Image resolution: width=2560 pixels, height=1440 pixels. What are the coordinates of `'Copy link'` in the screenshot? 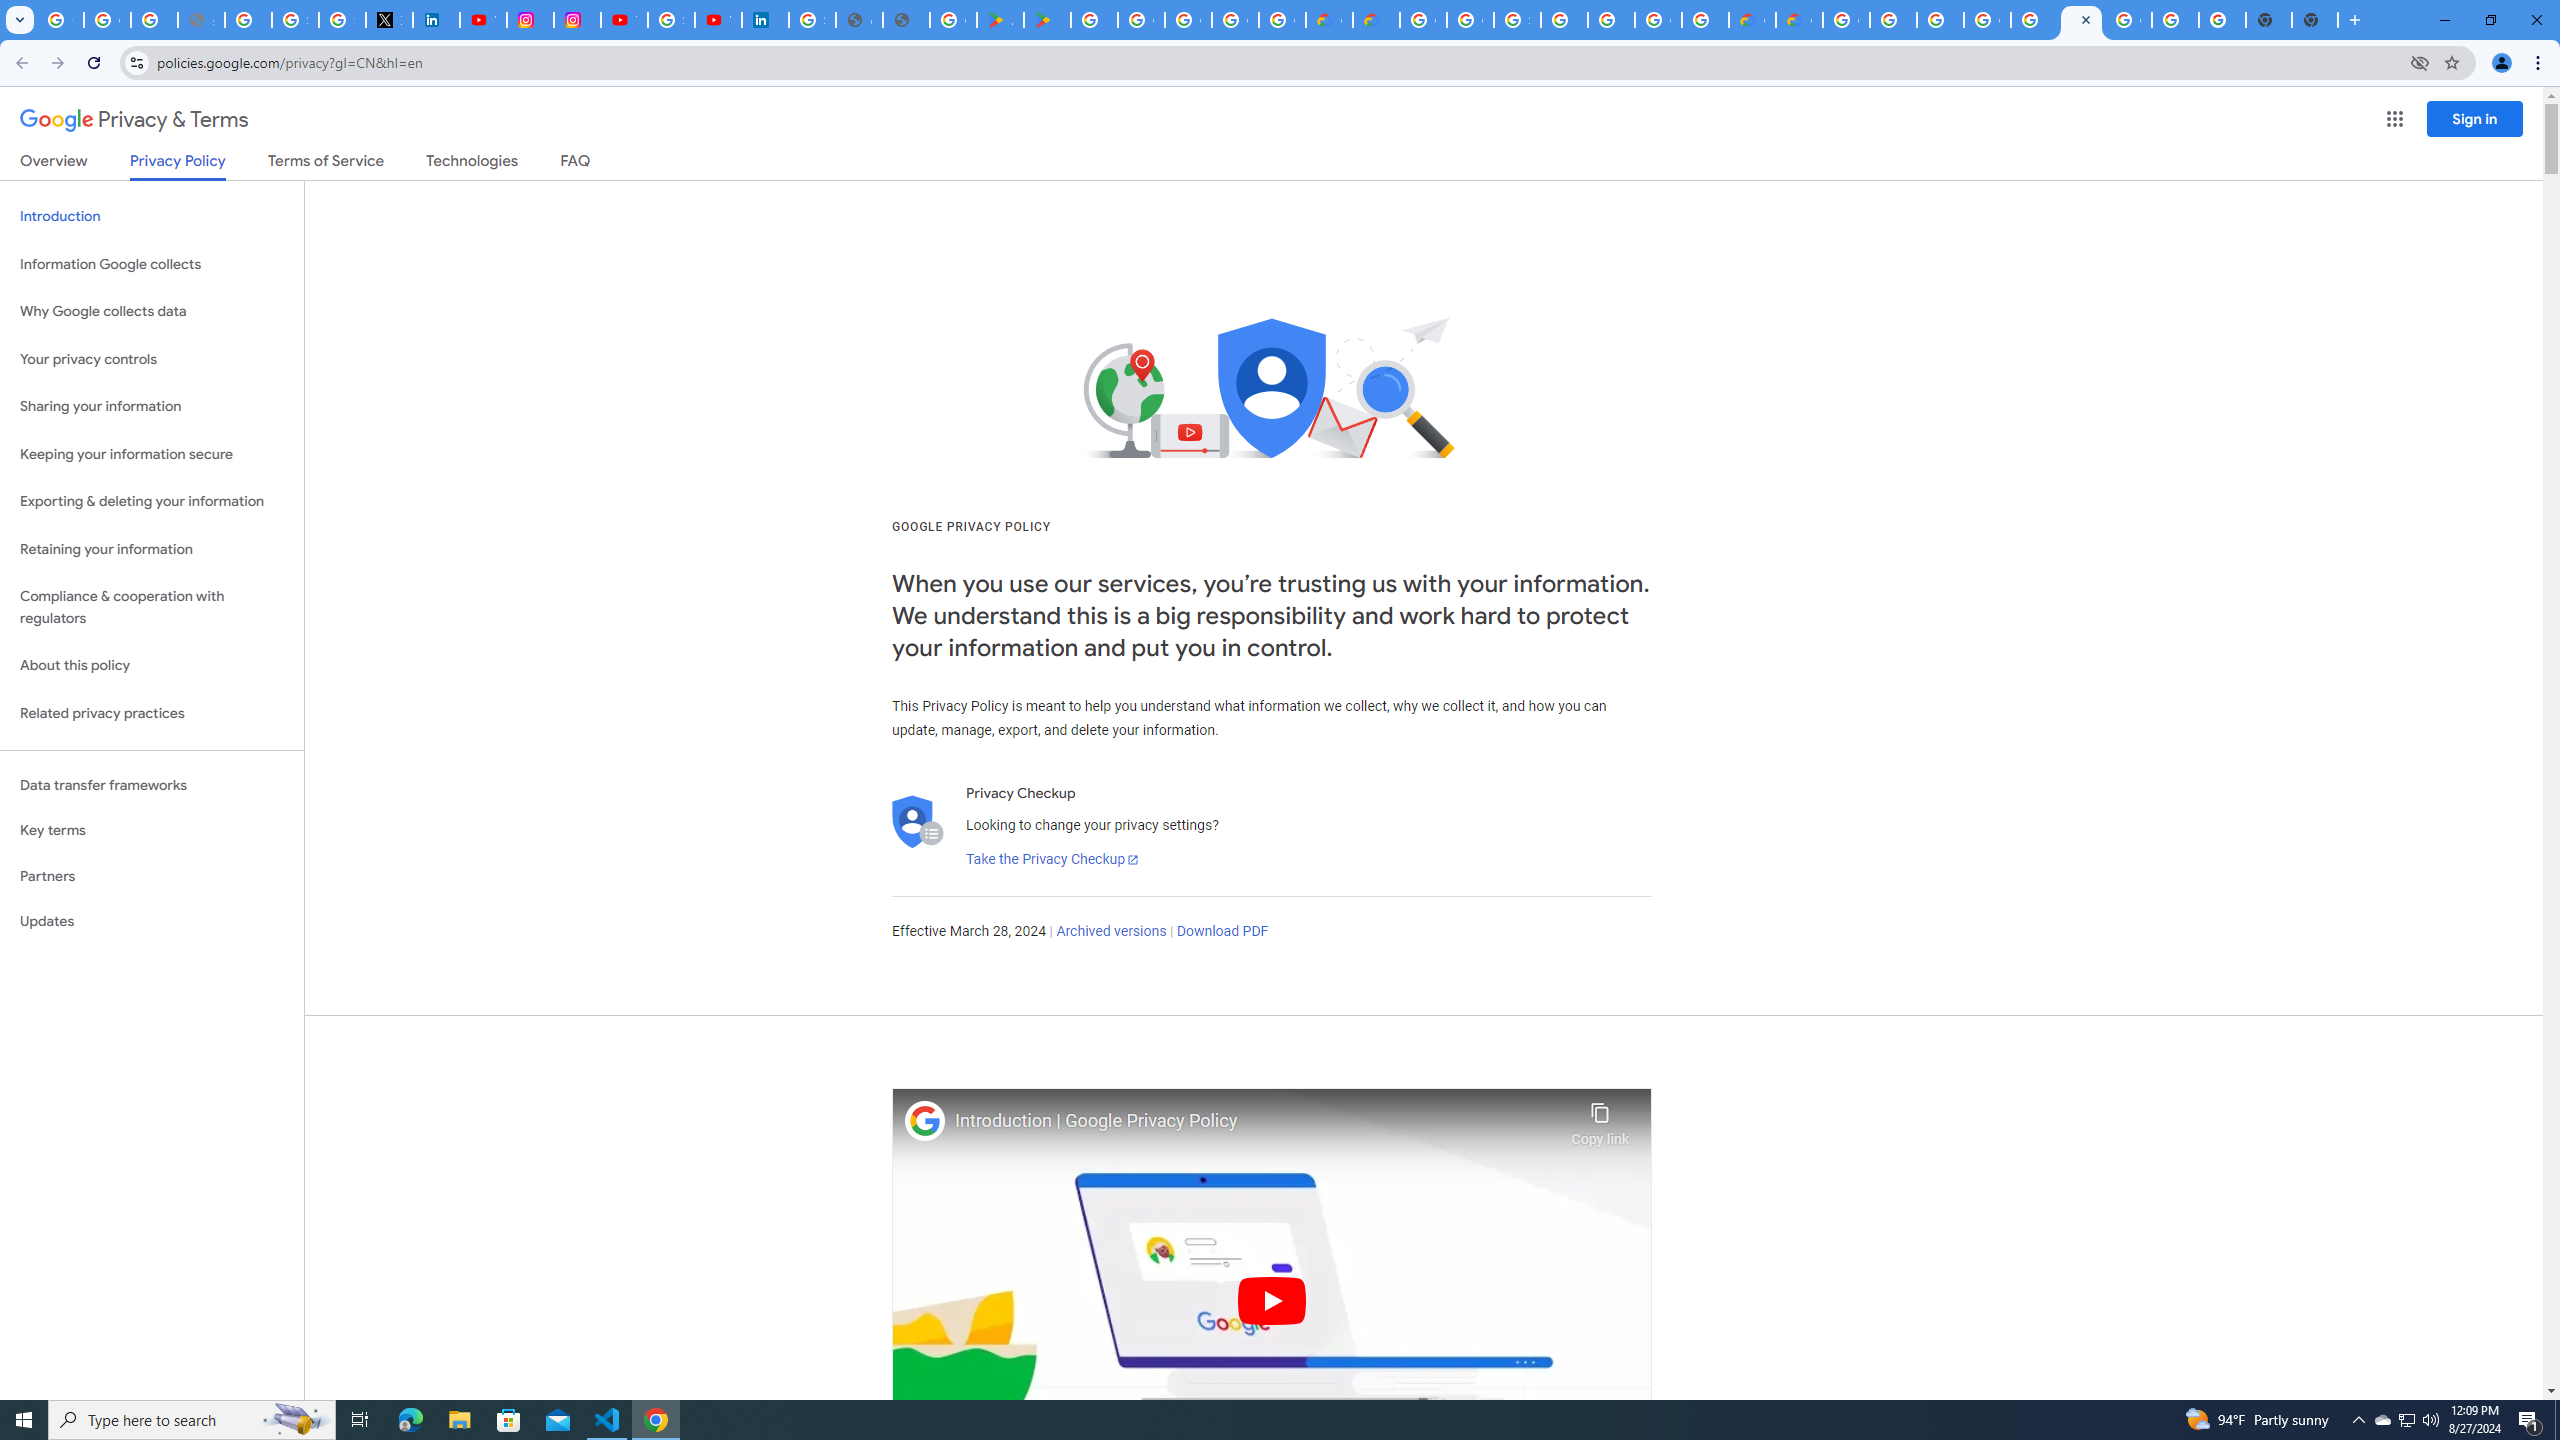 It's located at (1599, 1118).